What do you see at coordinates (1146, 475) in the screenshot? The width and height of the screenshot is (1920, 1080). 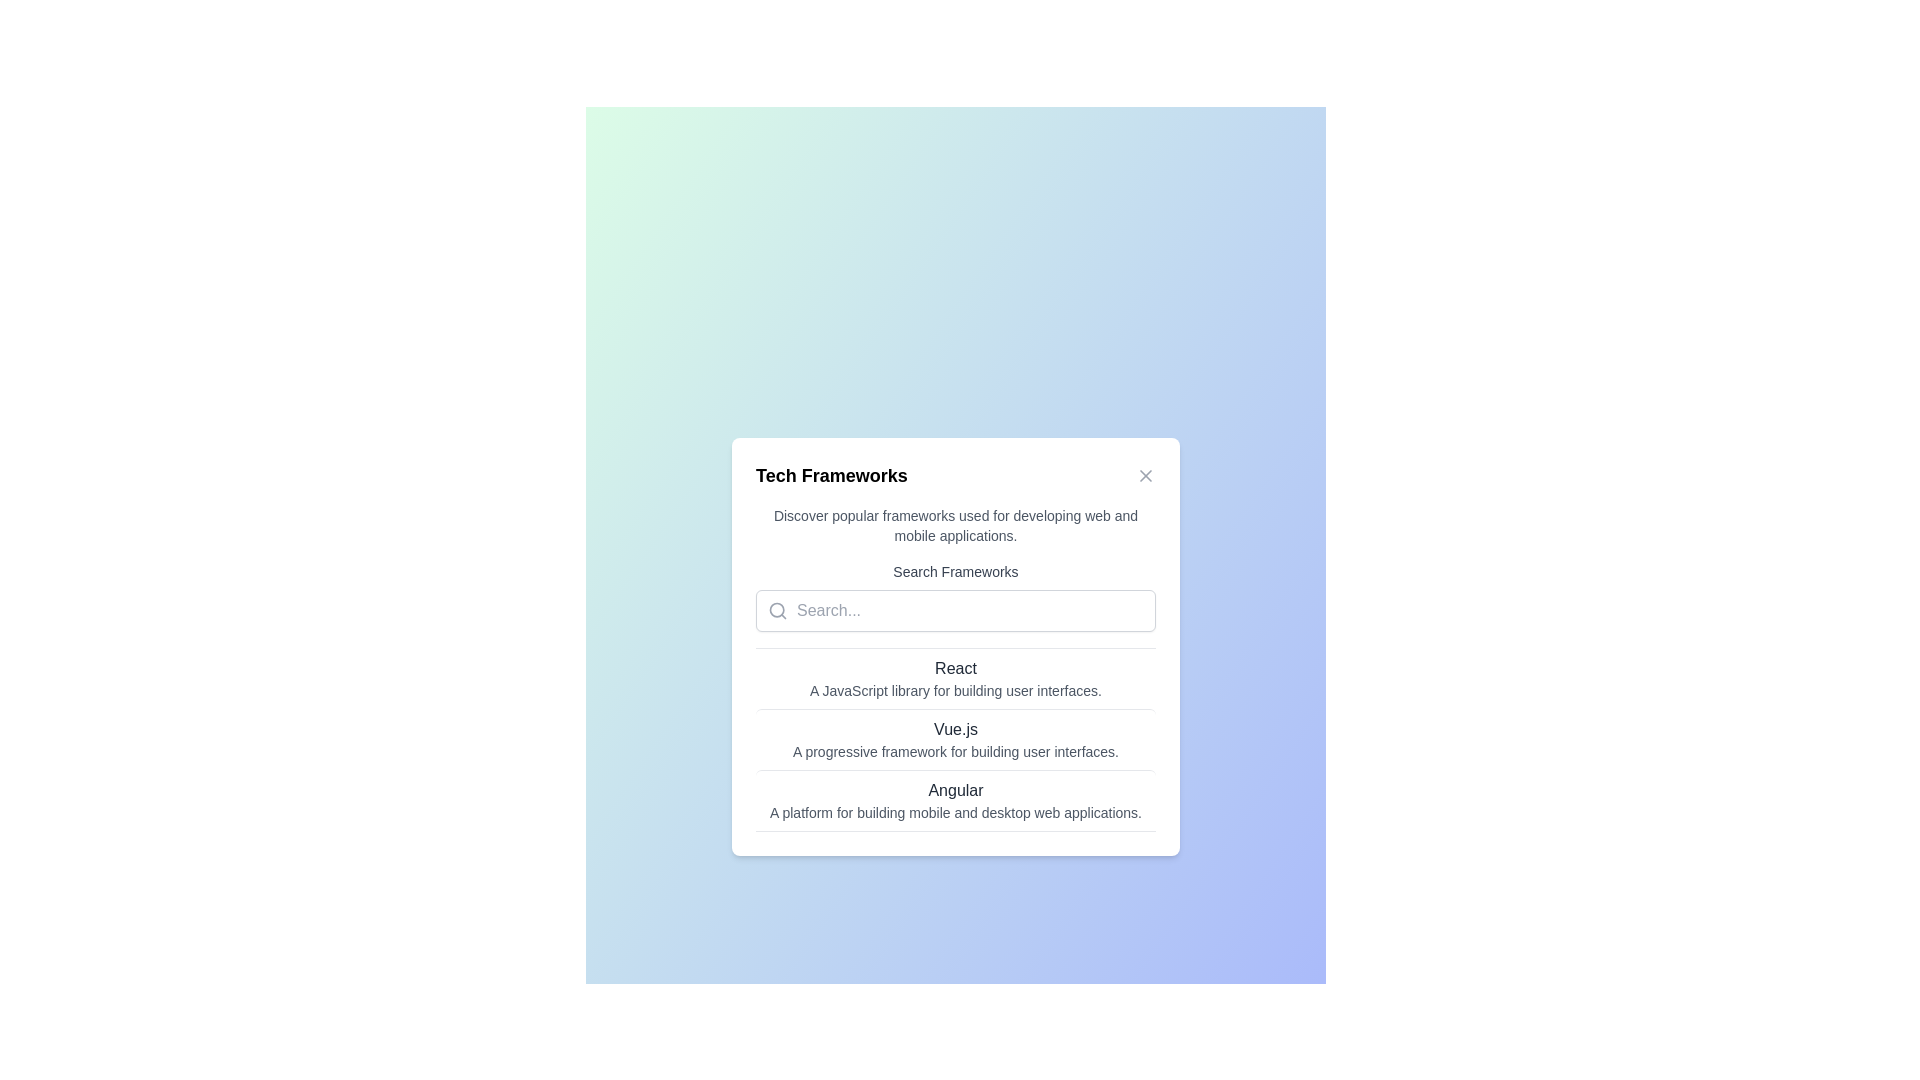 I see `the close icon located in the top-right corner of the modal dialog titled 'Tech Frameworks'` at bounding box center [1146, 475].